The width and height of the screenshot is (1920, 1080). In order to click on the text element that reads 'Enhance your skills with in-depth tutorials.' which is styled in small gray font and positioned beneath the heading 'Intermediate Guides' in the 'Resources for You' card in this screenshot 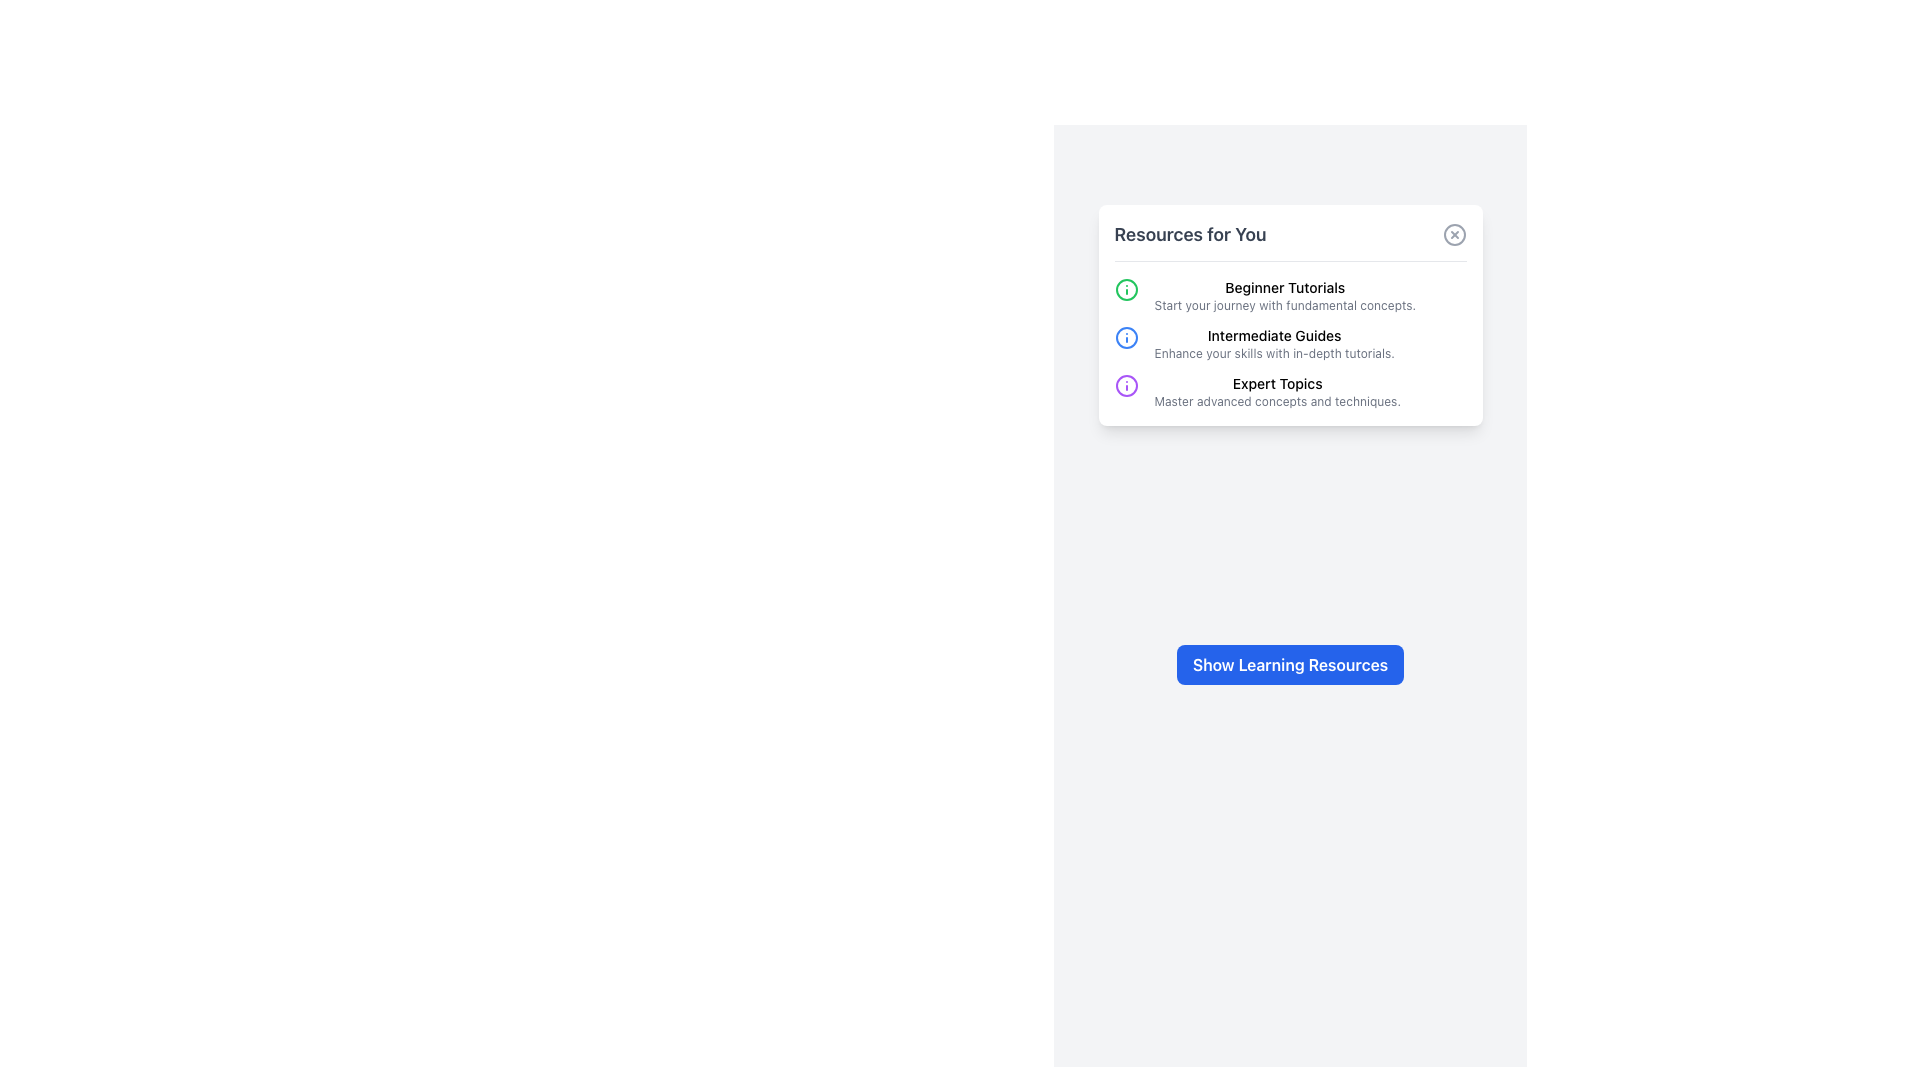, I will do `click(1273, 353)`.